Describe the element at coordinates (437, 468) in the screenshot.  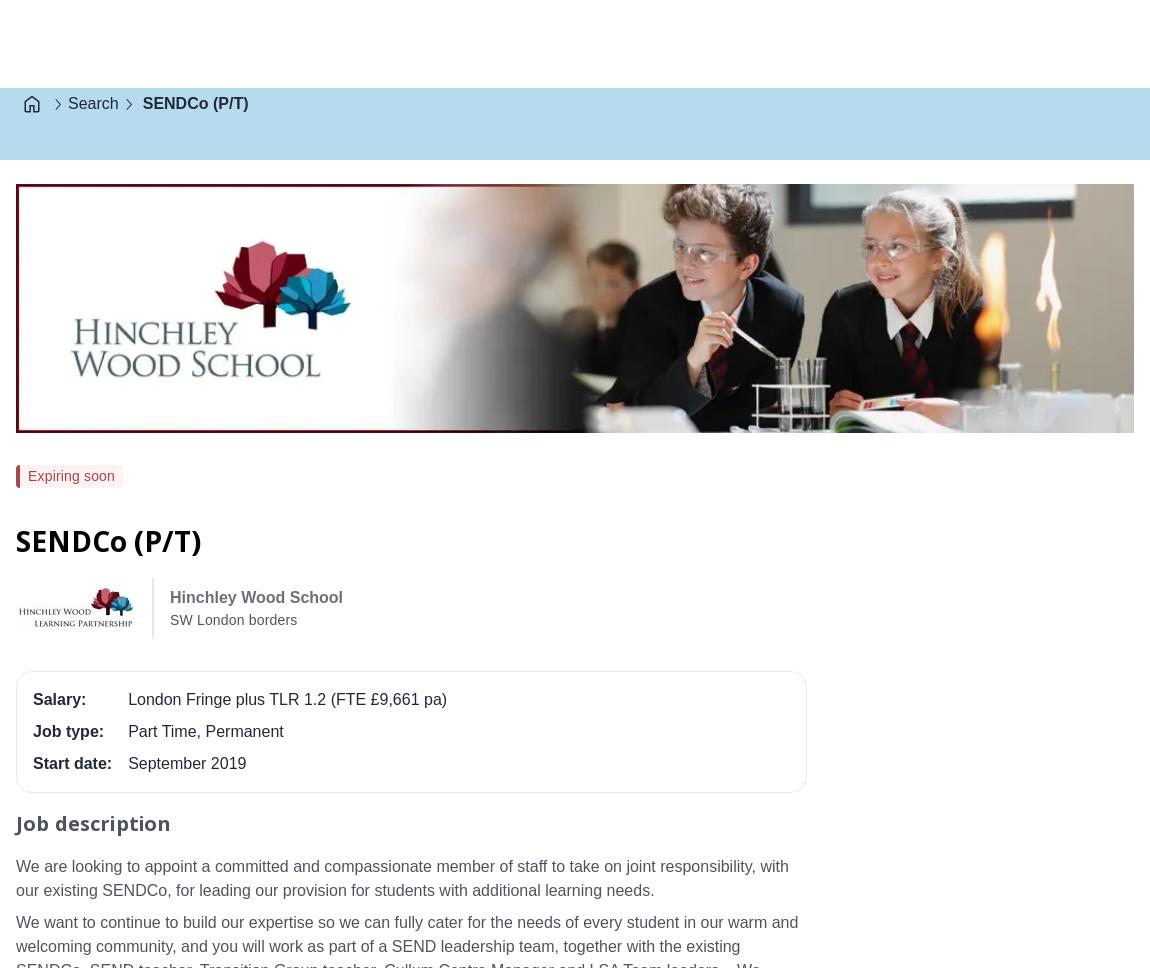
I see `'Claygate Lane, Hinchley Wood, Esher'` at that location.